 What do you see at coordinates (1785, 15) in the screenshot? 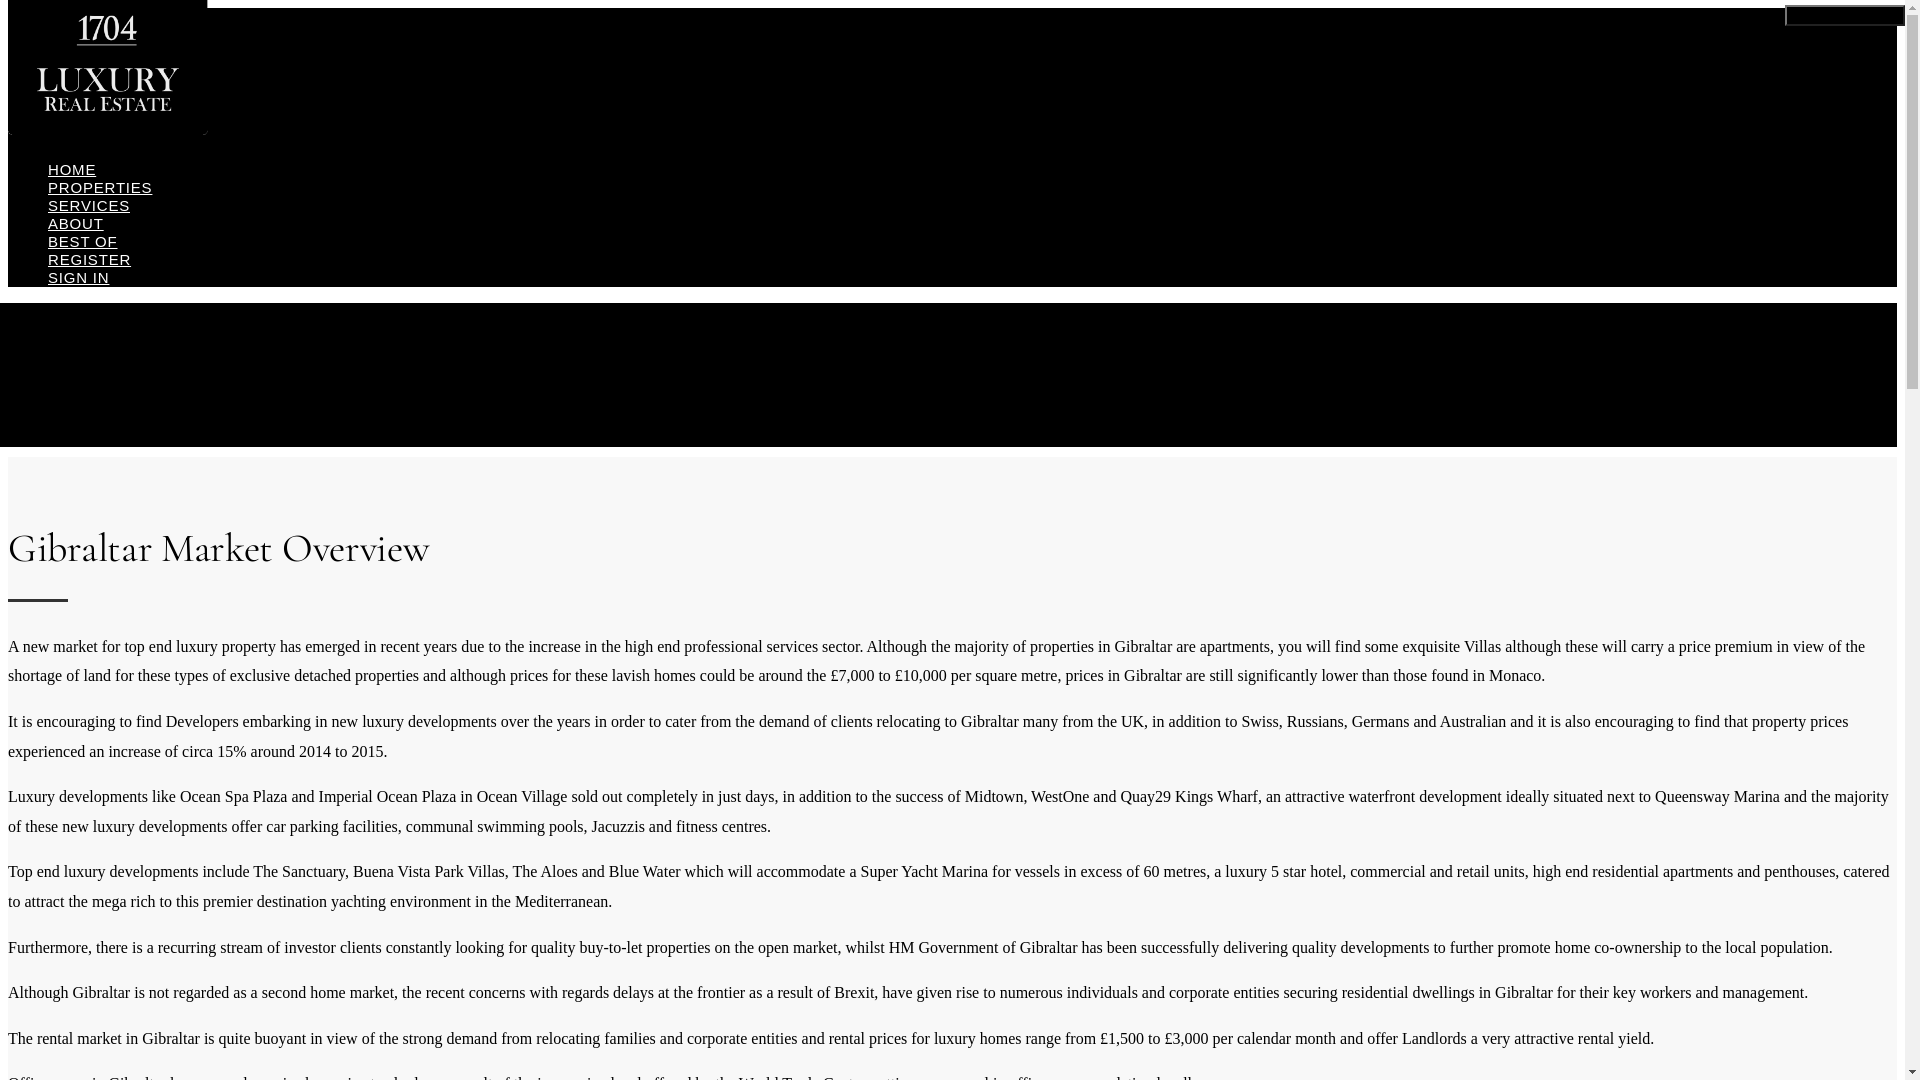
I see `'Toggle navigation'` at bounding box center [1785, 15].